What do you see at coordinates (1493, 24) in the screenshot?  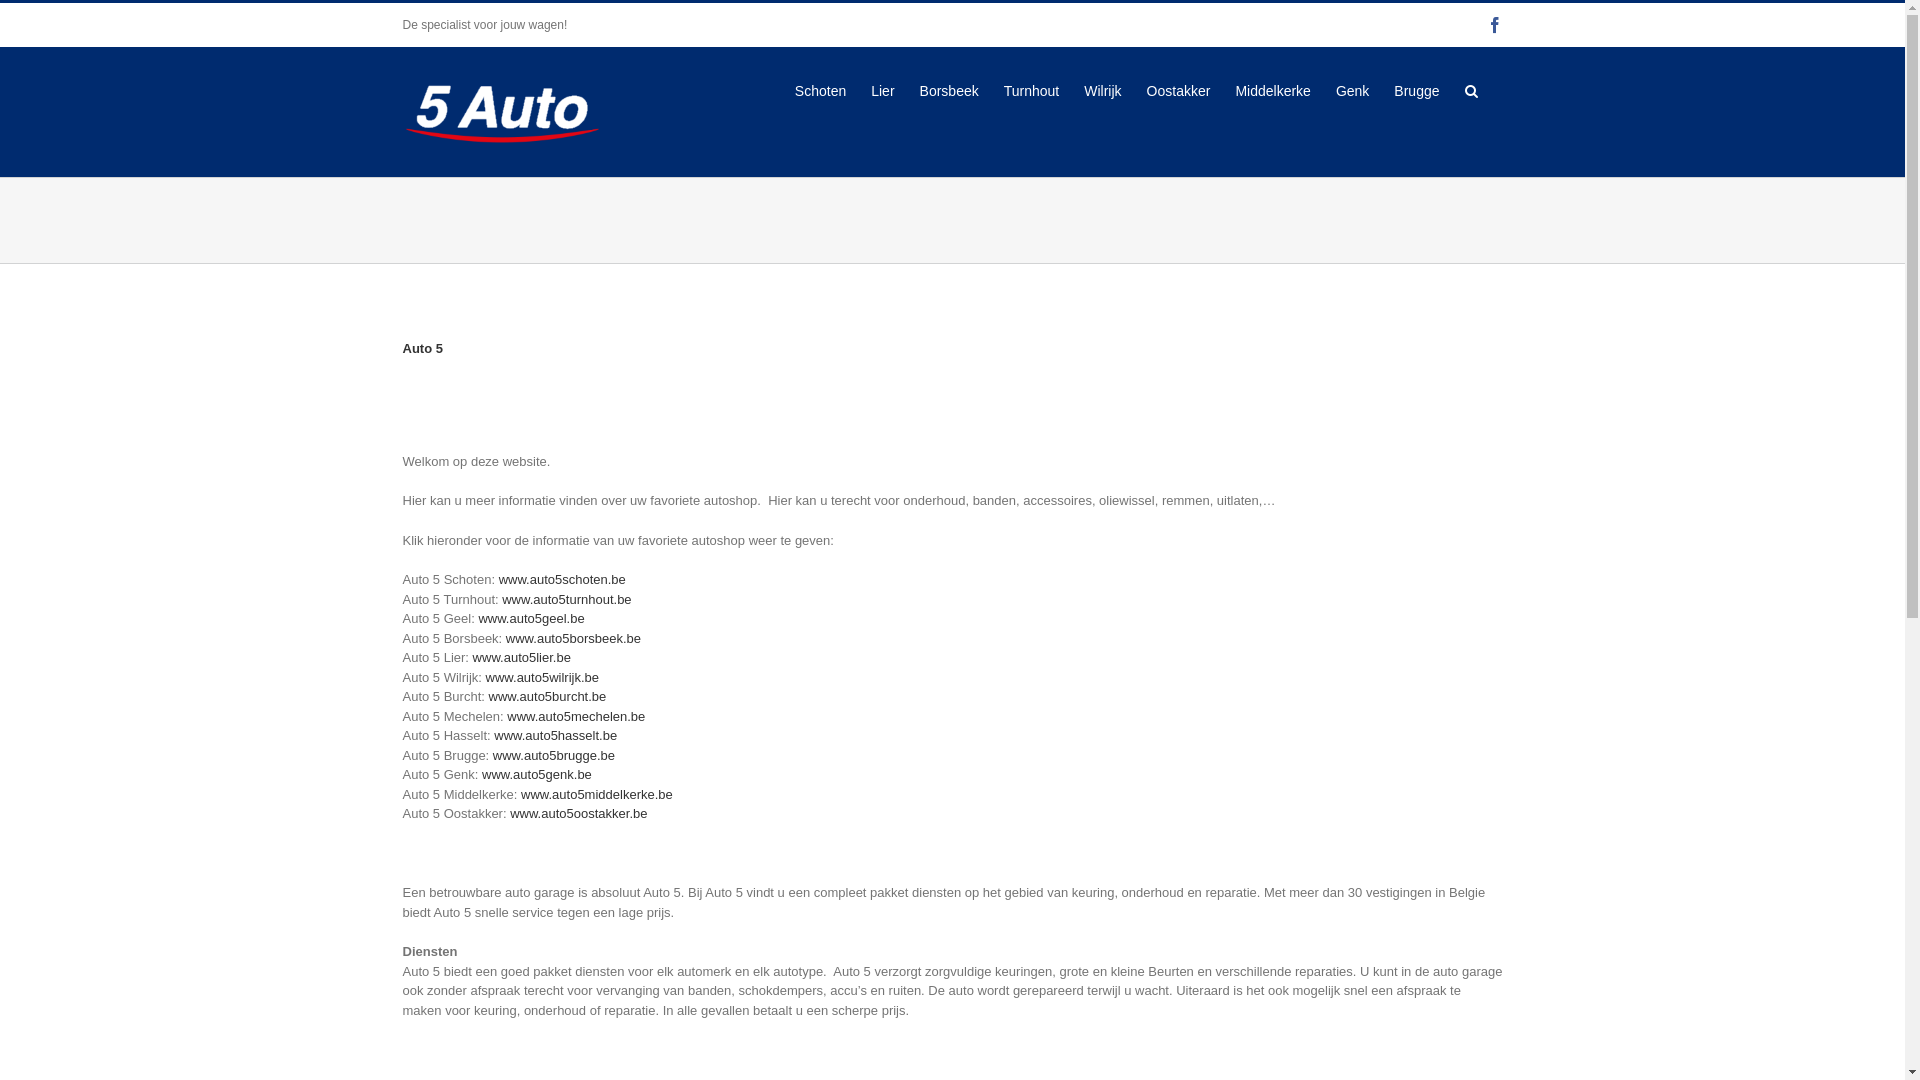 I see `'Facebook'` at bounding box center [1493, 24].